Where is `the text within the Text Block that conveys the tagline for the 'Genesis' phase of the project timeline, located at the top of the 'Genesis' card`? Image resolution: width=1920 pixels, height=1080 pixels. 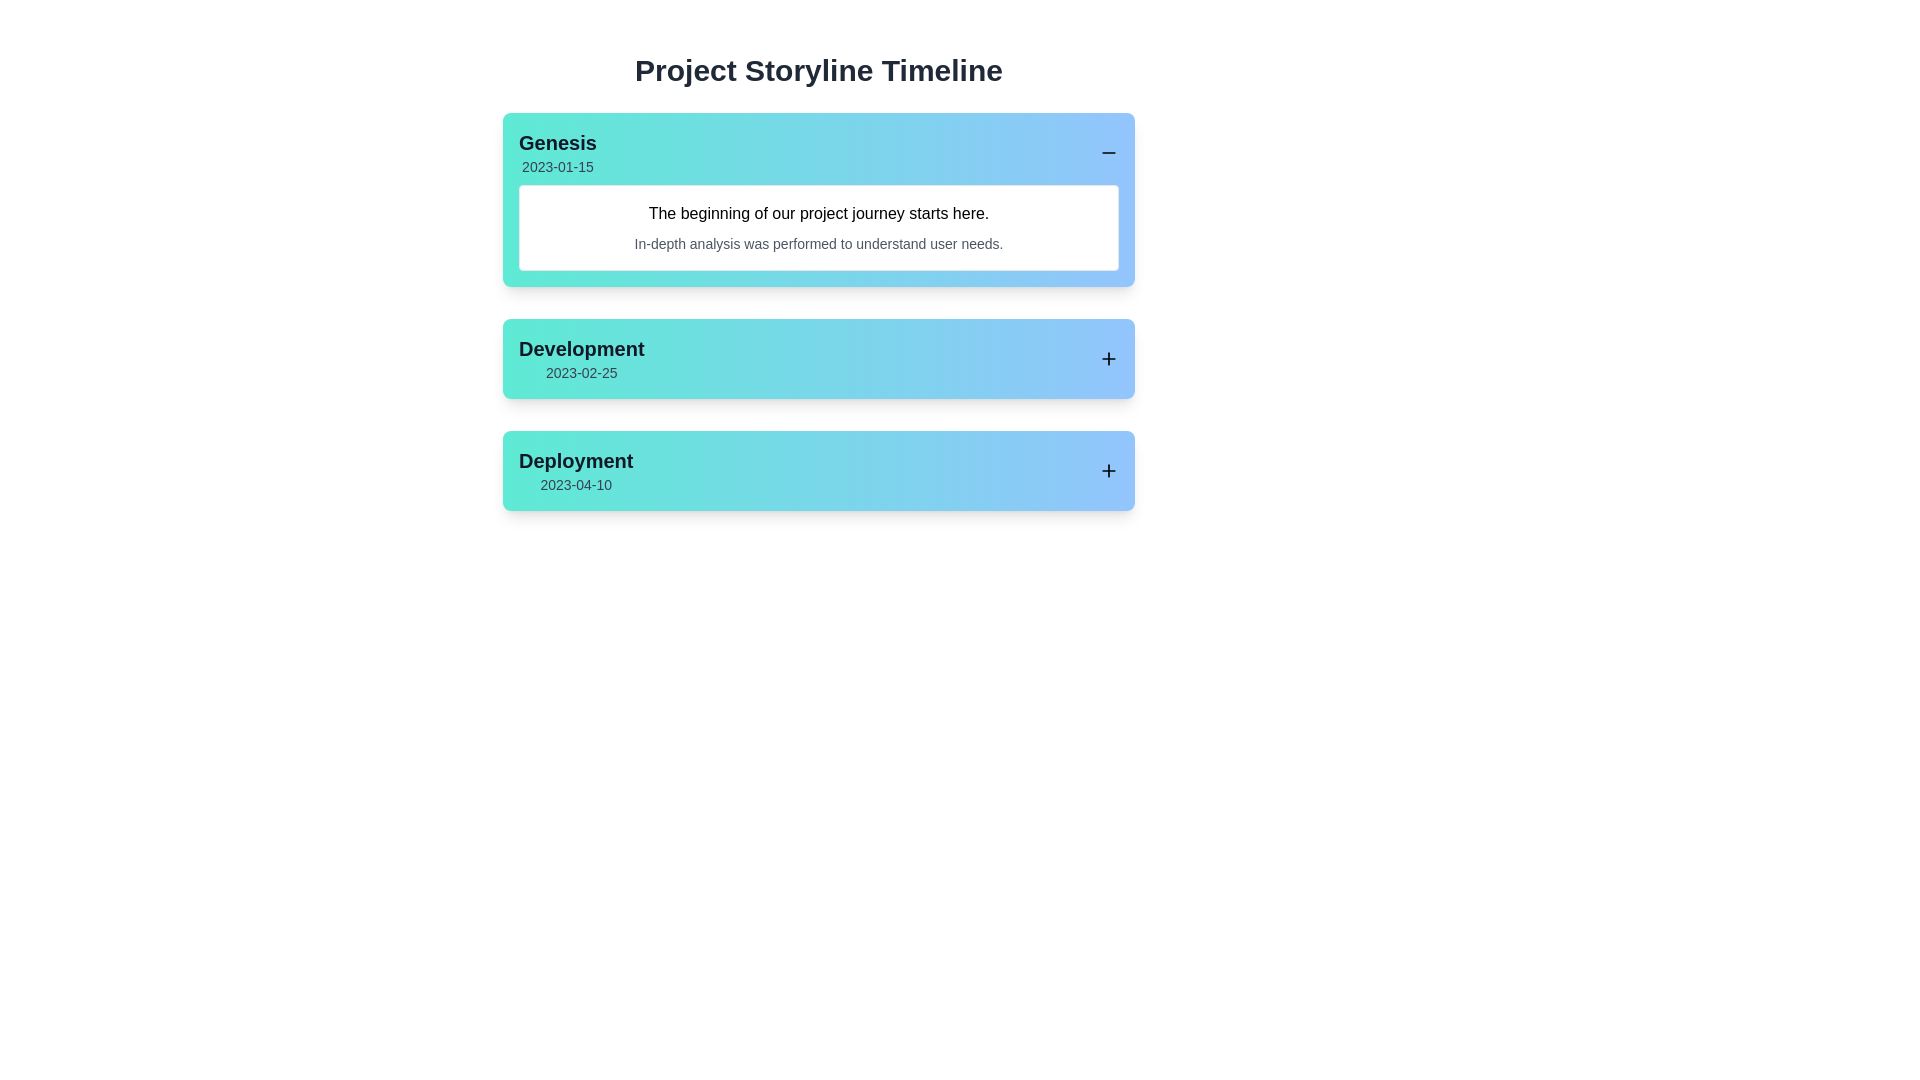 the text within the Text Block that conveys the tagline for the 'Genesis' phase of the project timeline, located at the top of the 'Genesis' card is located at coordinates (819, 213).